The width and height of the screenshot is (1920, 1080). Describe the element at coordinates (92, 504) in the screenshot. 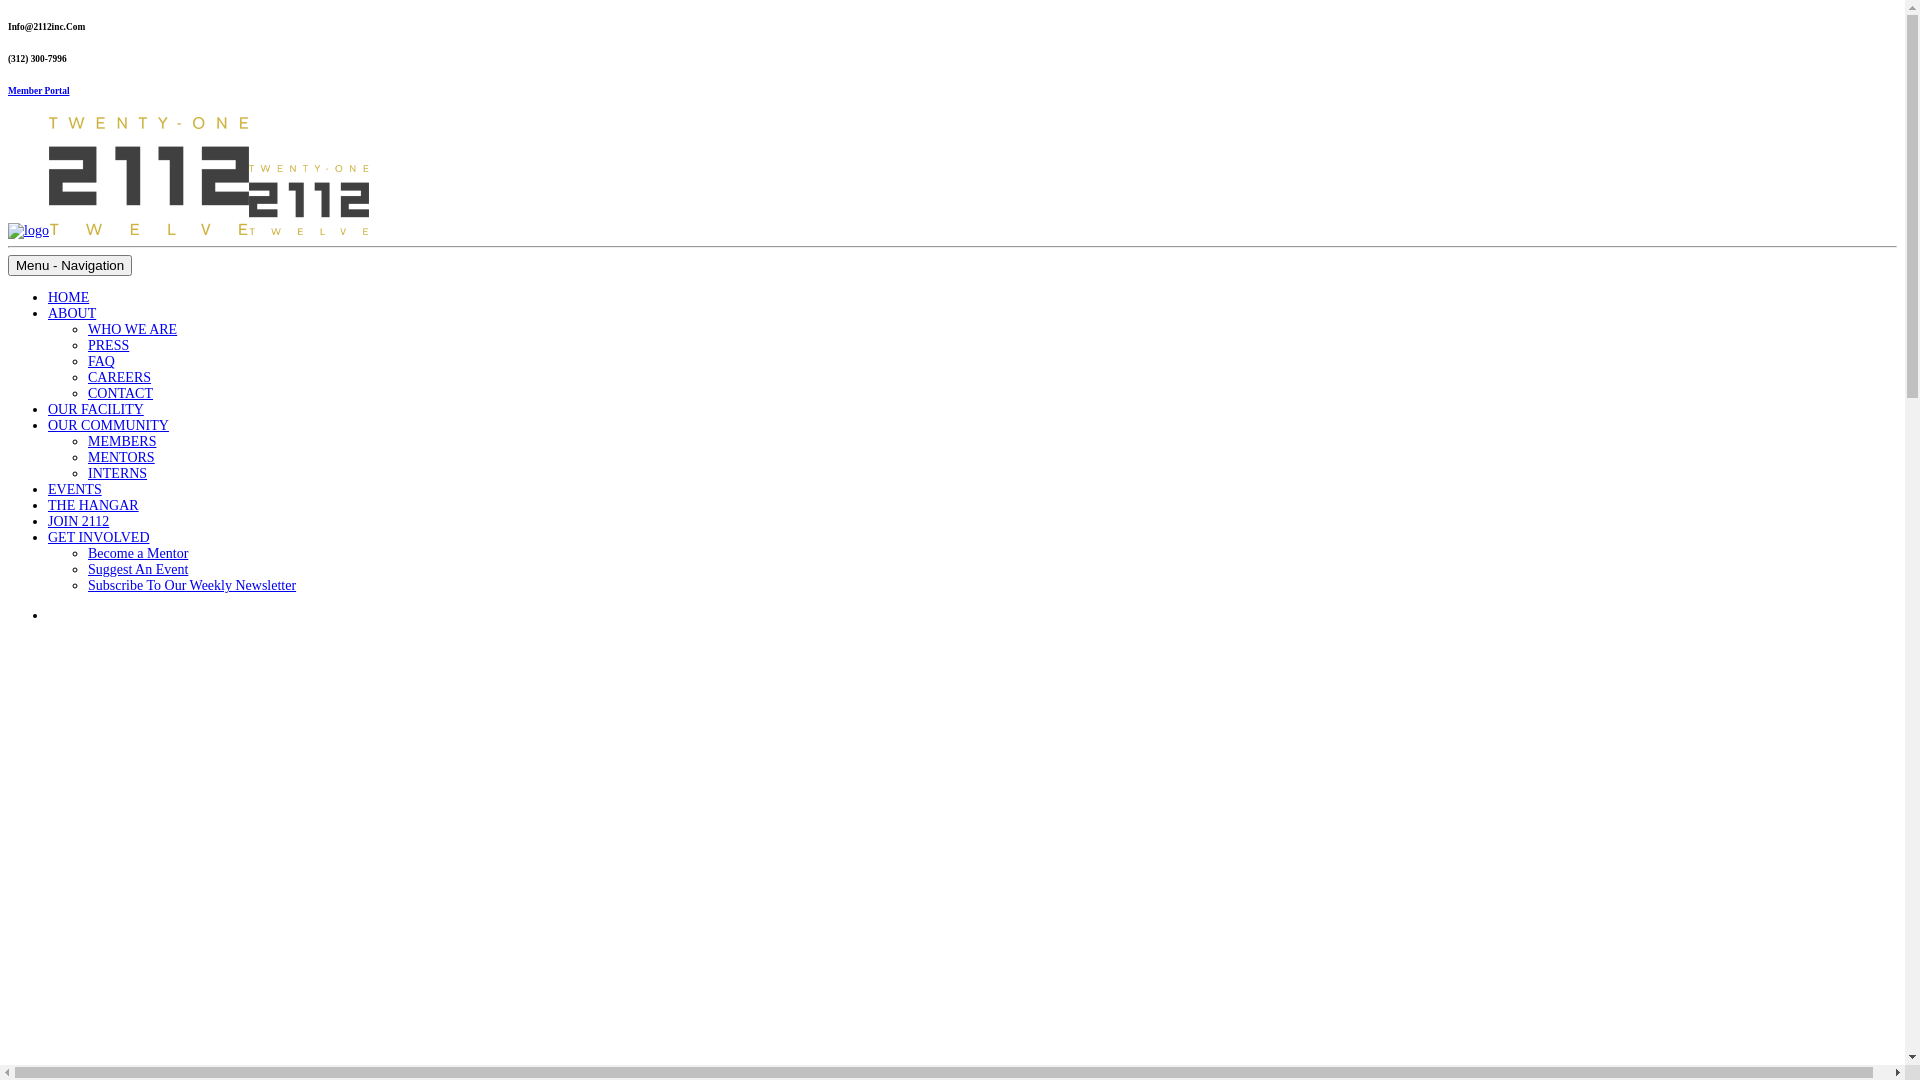

I see `'THE HANGAR'` at that location.